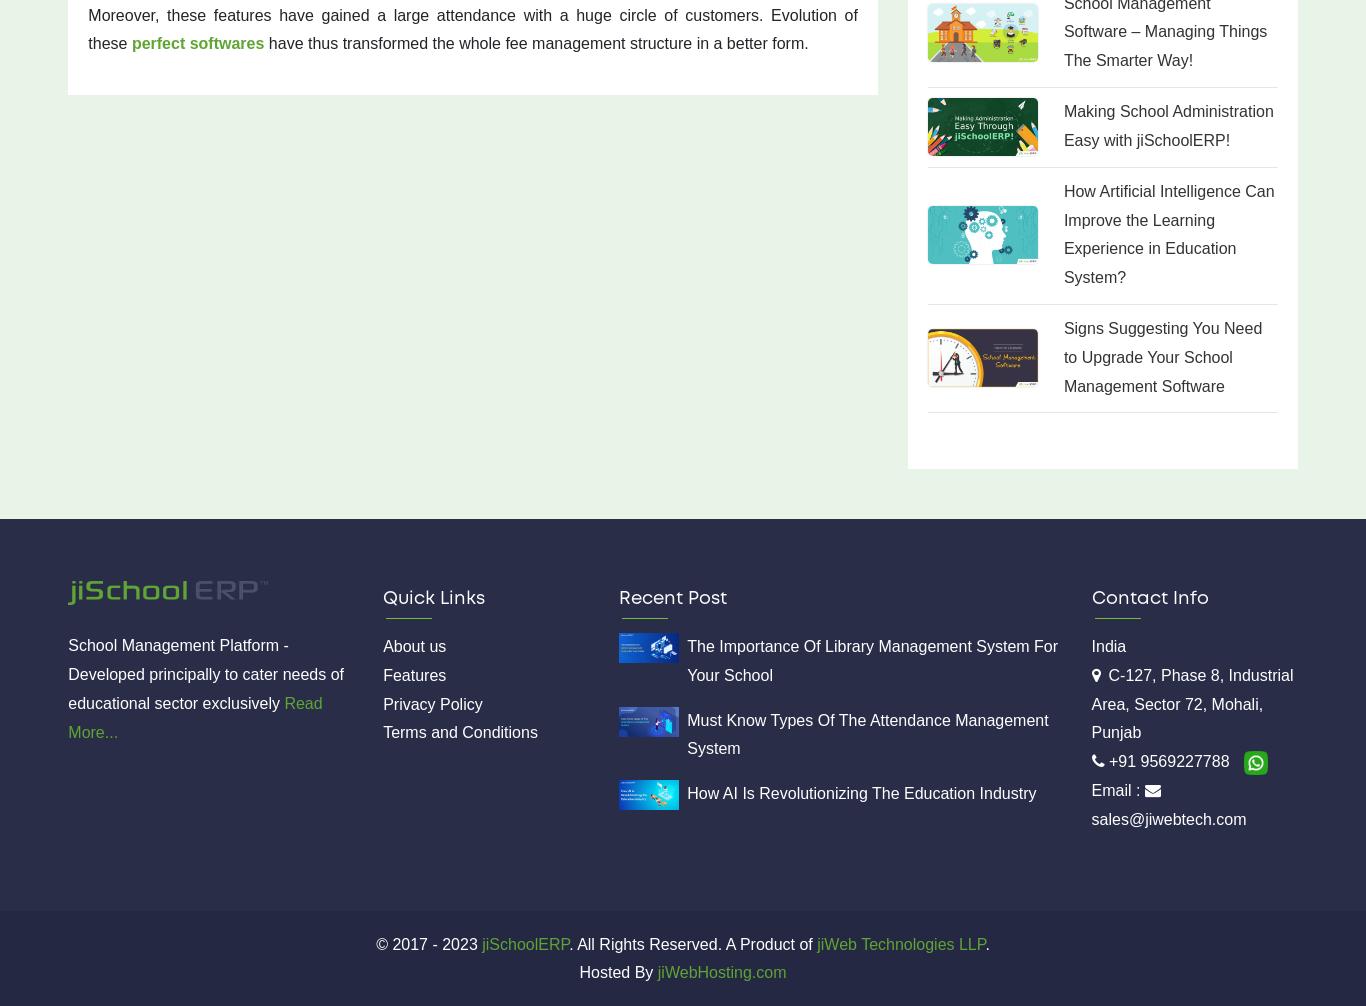 The width and height of the screenshot is (1366, 1006). What do you see at coordinates (459, 732) in the screenshot?
I see `'Terms and
											Conditions'` at bounding box center [459, 732].